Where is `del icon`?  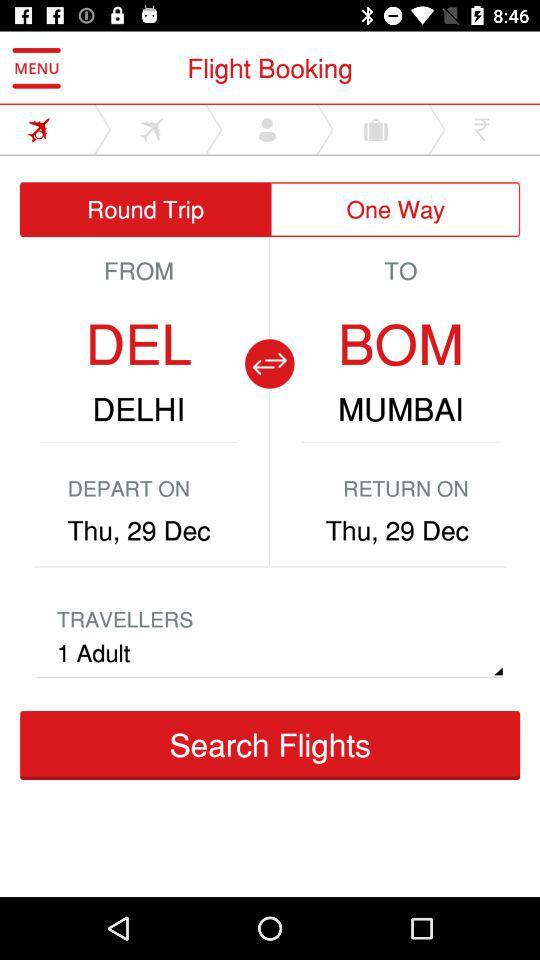
del icon is located at coordinates (137, 344).